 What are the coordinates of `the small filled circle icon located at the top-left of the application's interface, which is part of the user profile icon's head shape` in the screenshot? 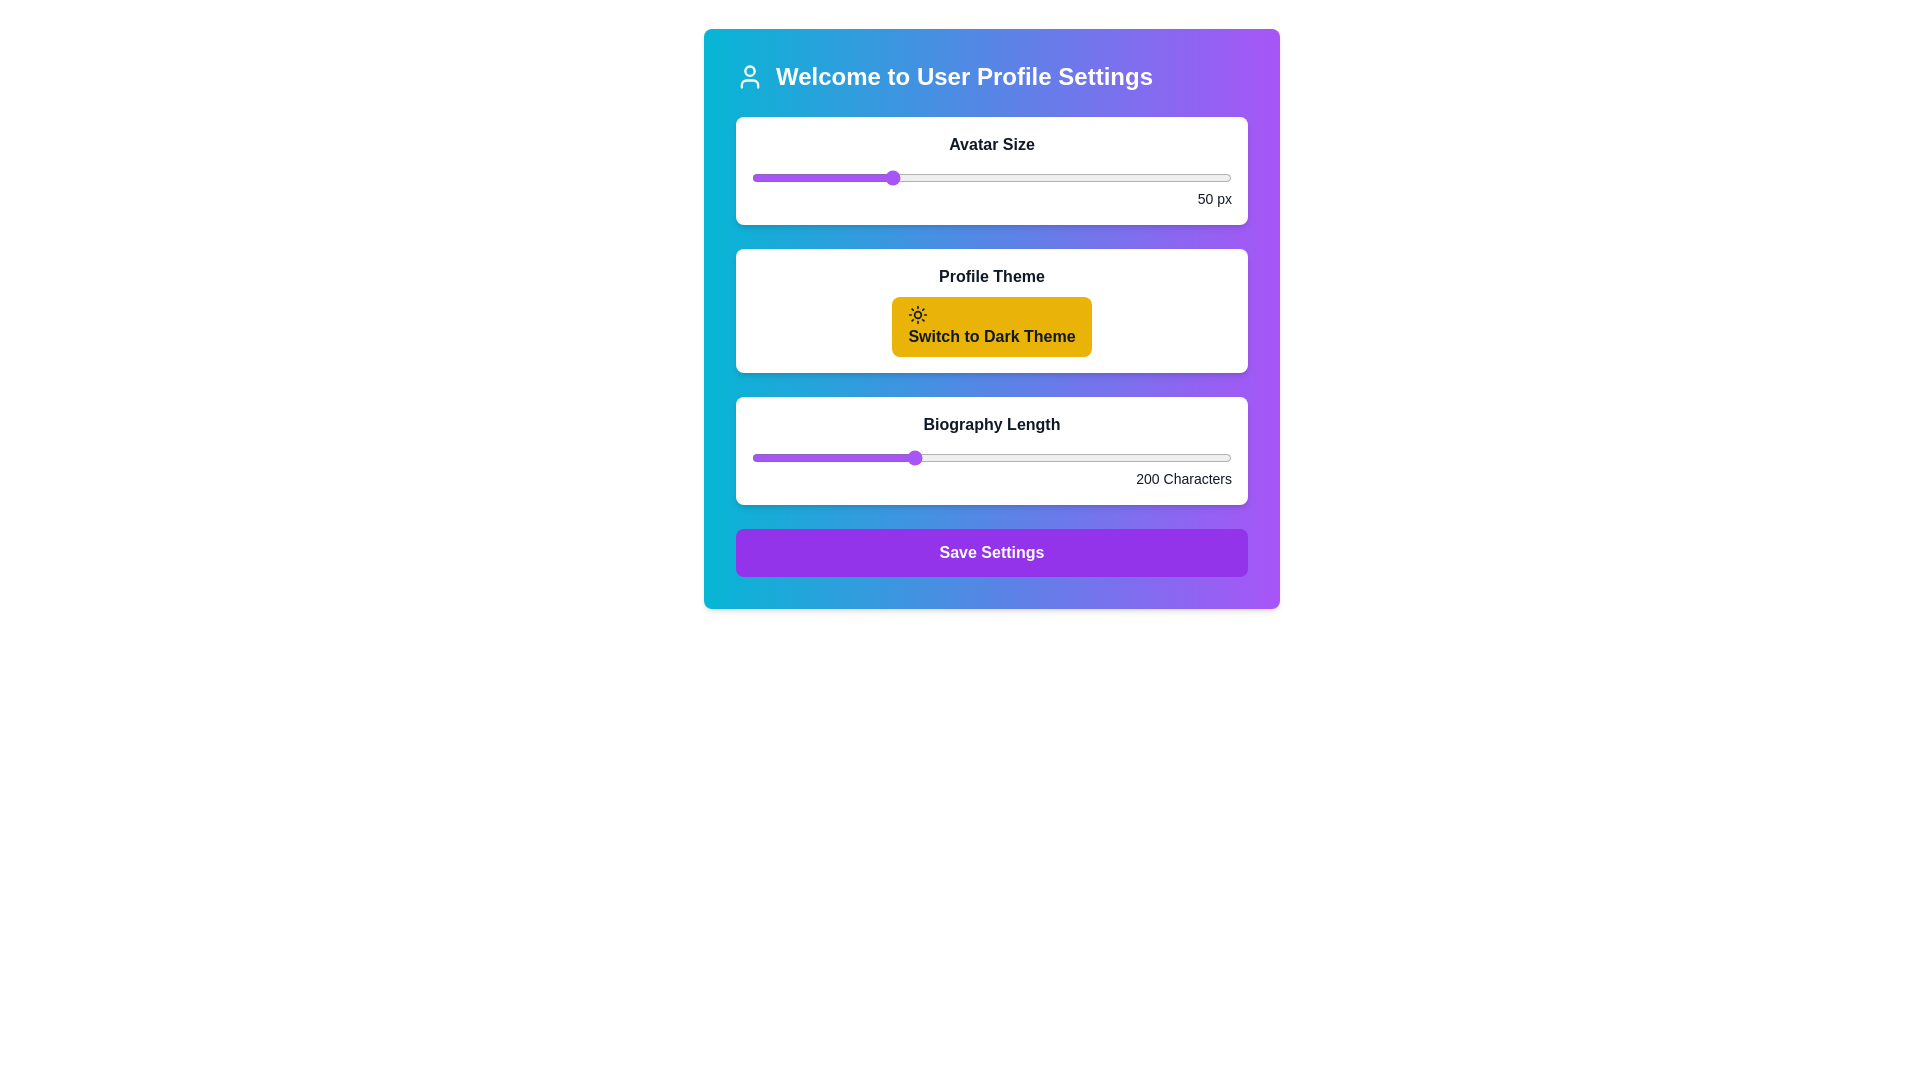 It's located at (748, 69).